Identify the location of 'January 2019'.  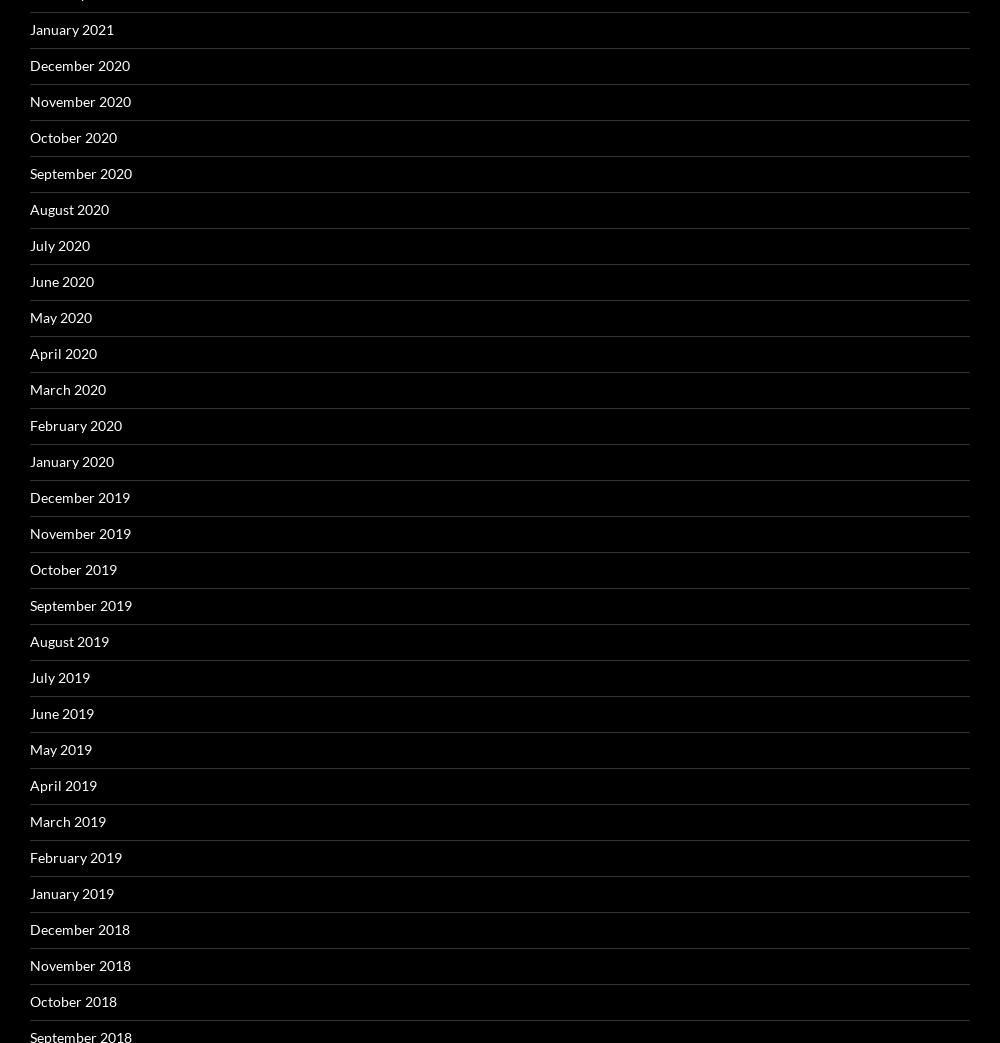
(71, 893).